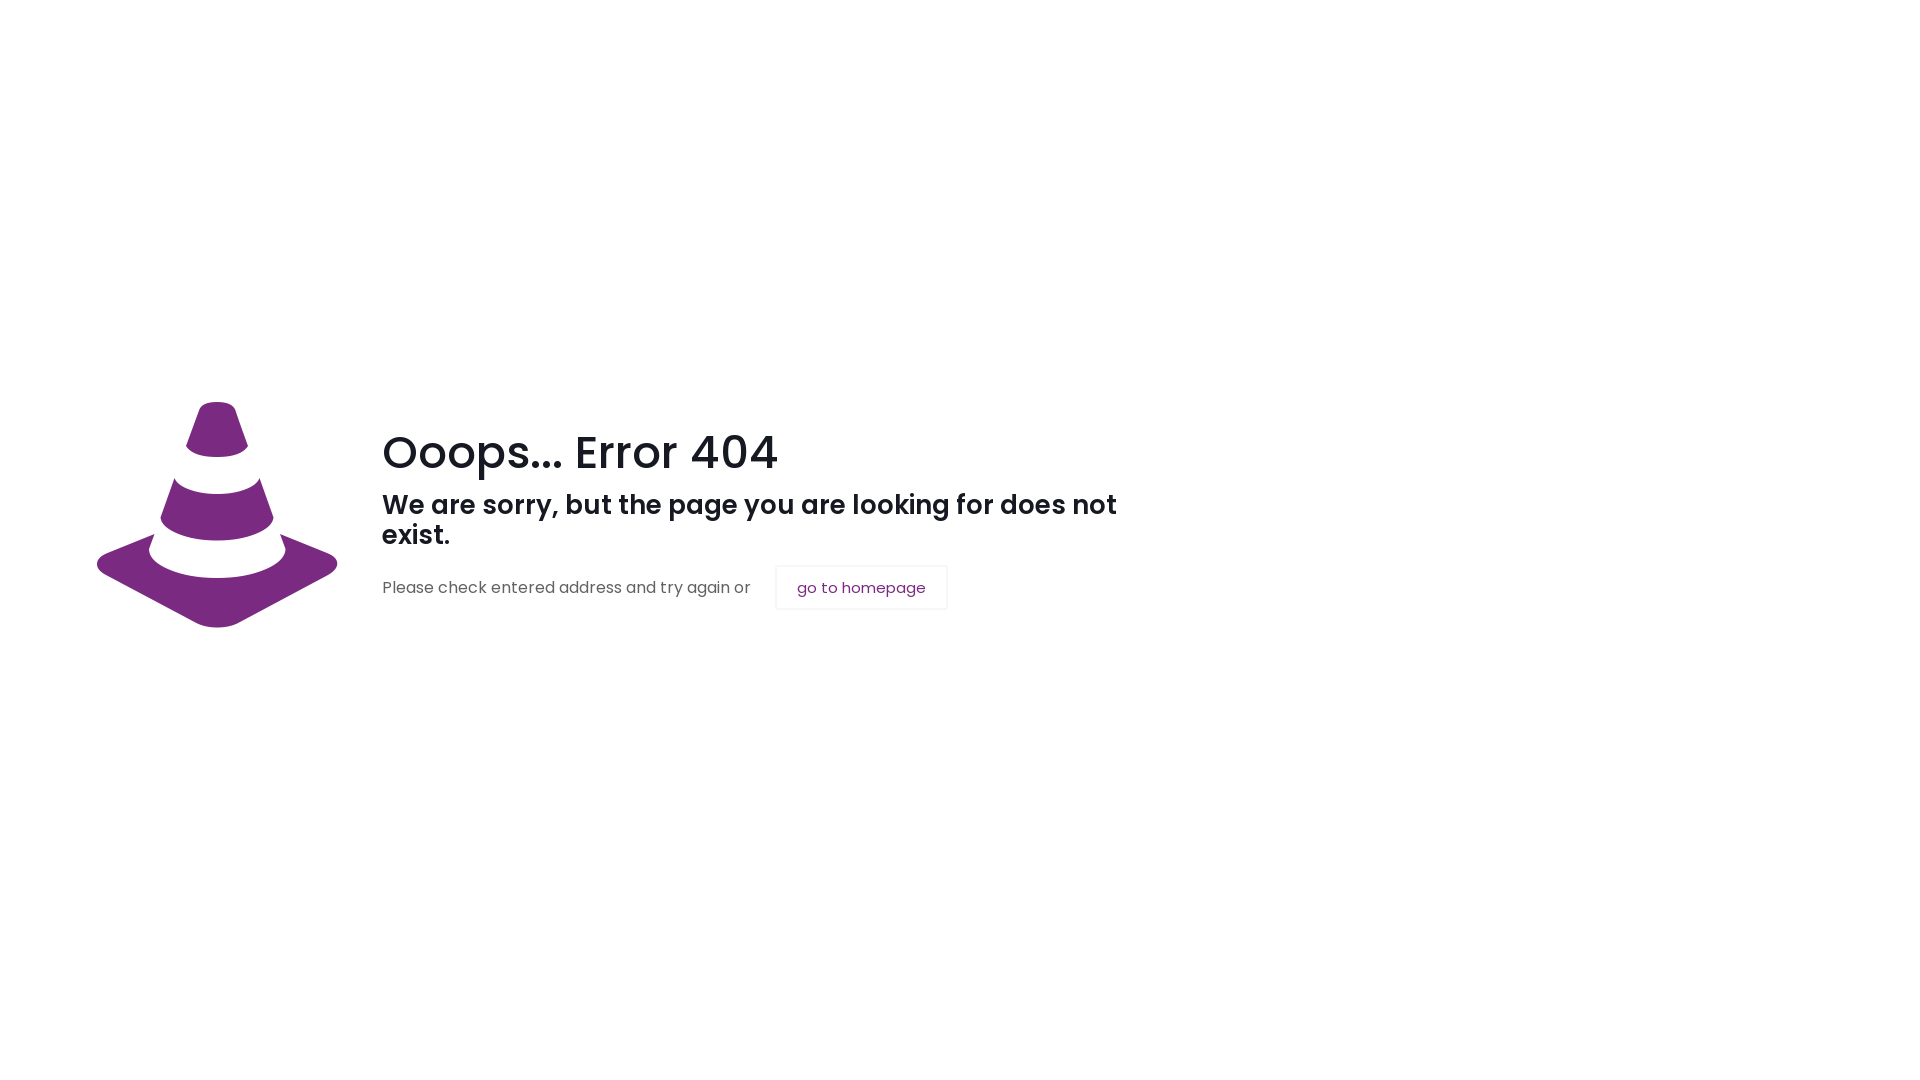 Image resolution: width=1920 pixels, height=1080 pixels. Describe the element at coordinates (861, 586) in the screenshot. I see `'go to homepage'` at that location.